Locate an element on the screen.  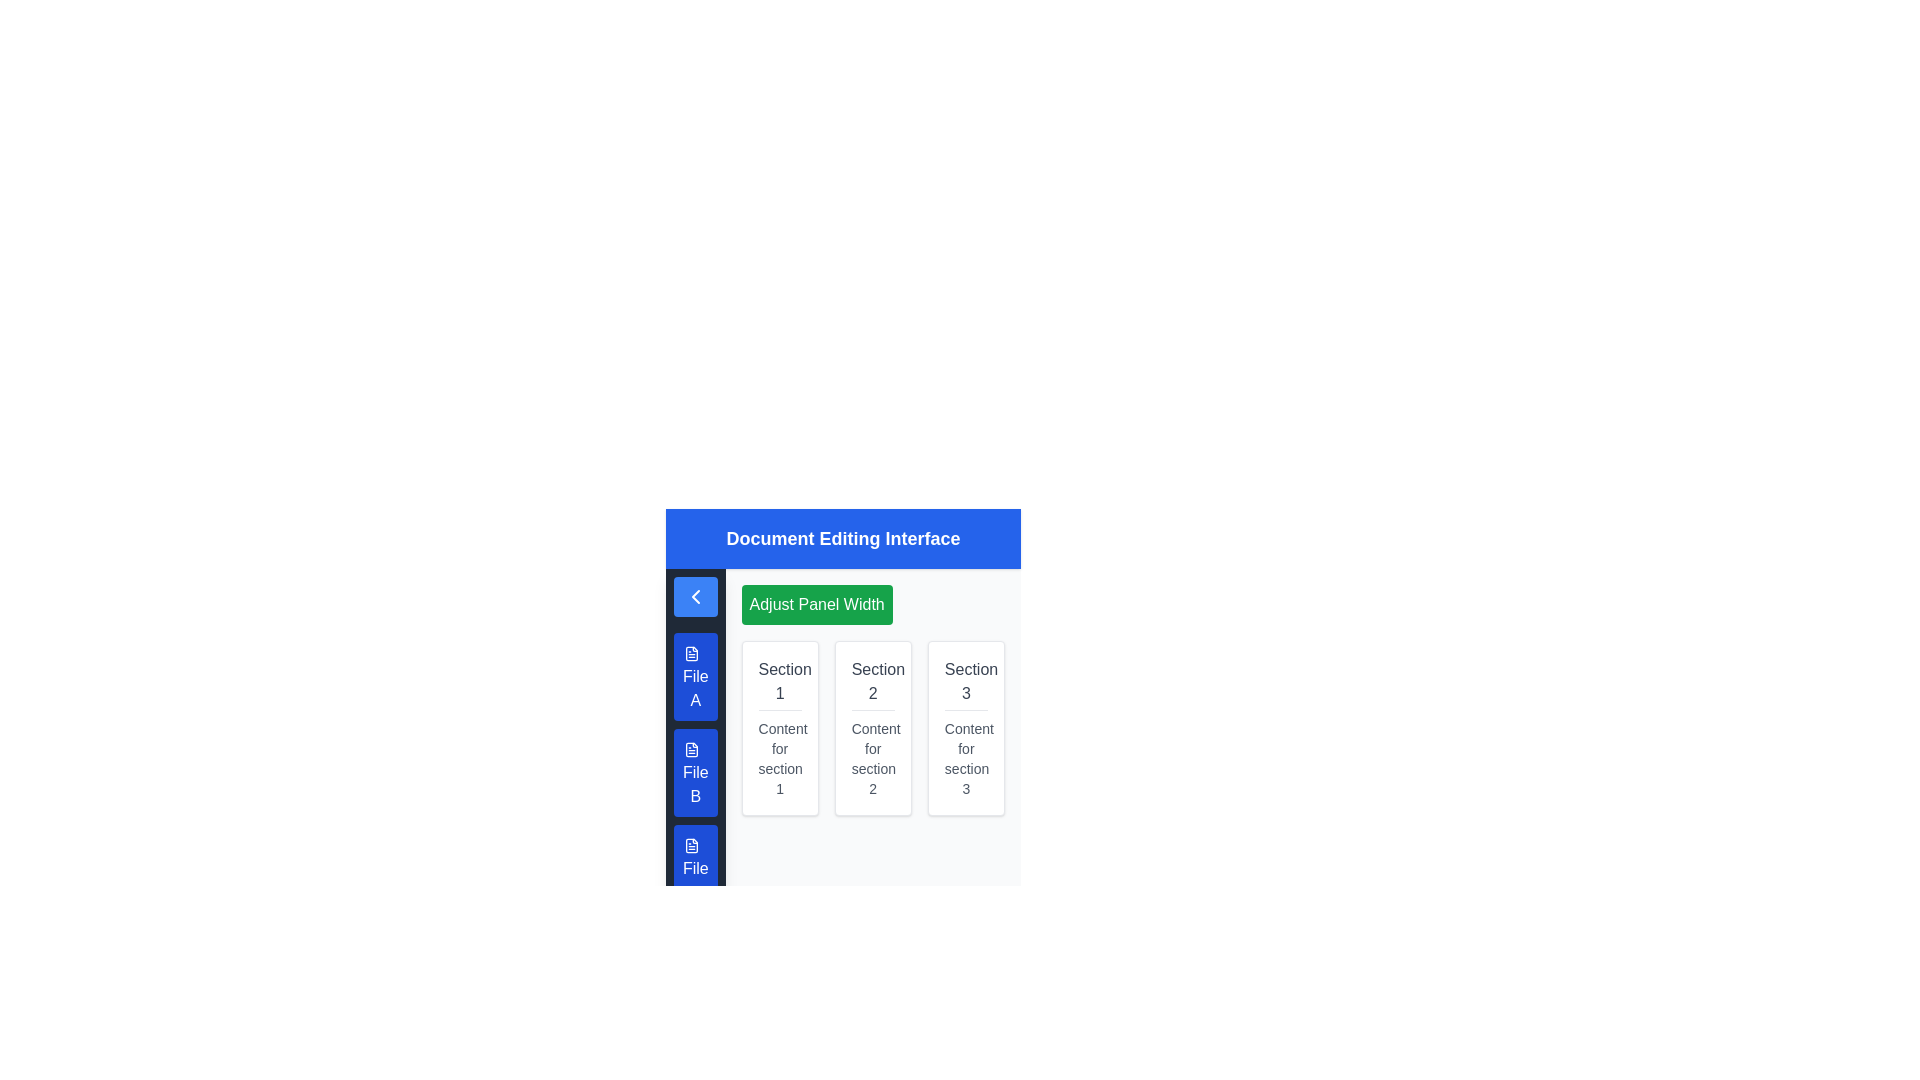
the file icon, which is part of the button labeled 'File C' with a blue background located at the top-left of the button is located at coordinates (691, 845).